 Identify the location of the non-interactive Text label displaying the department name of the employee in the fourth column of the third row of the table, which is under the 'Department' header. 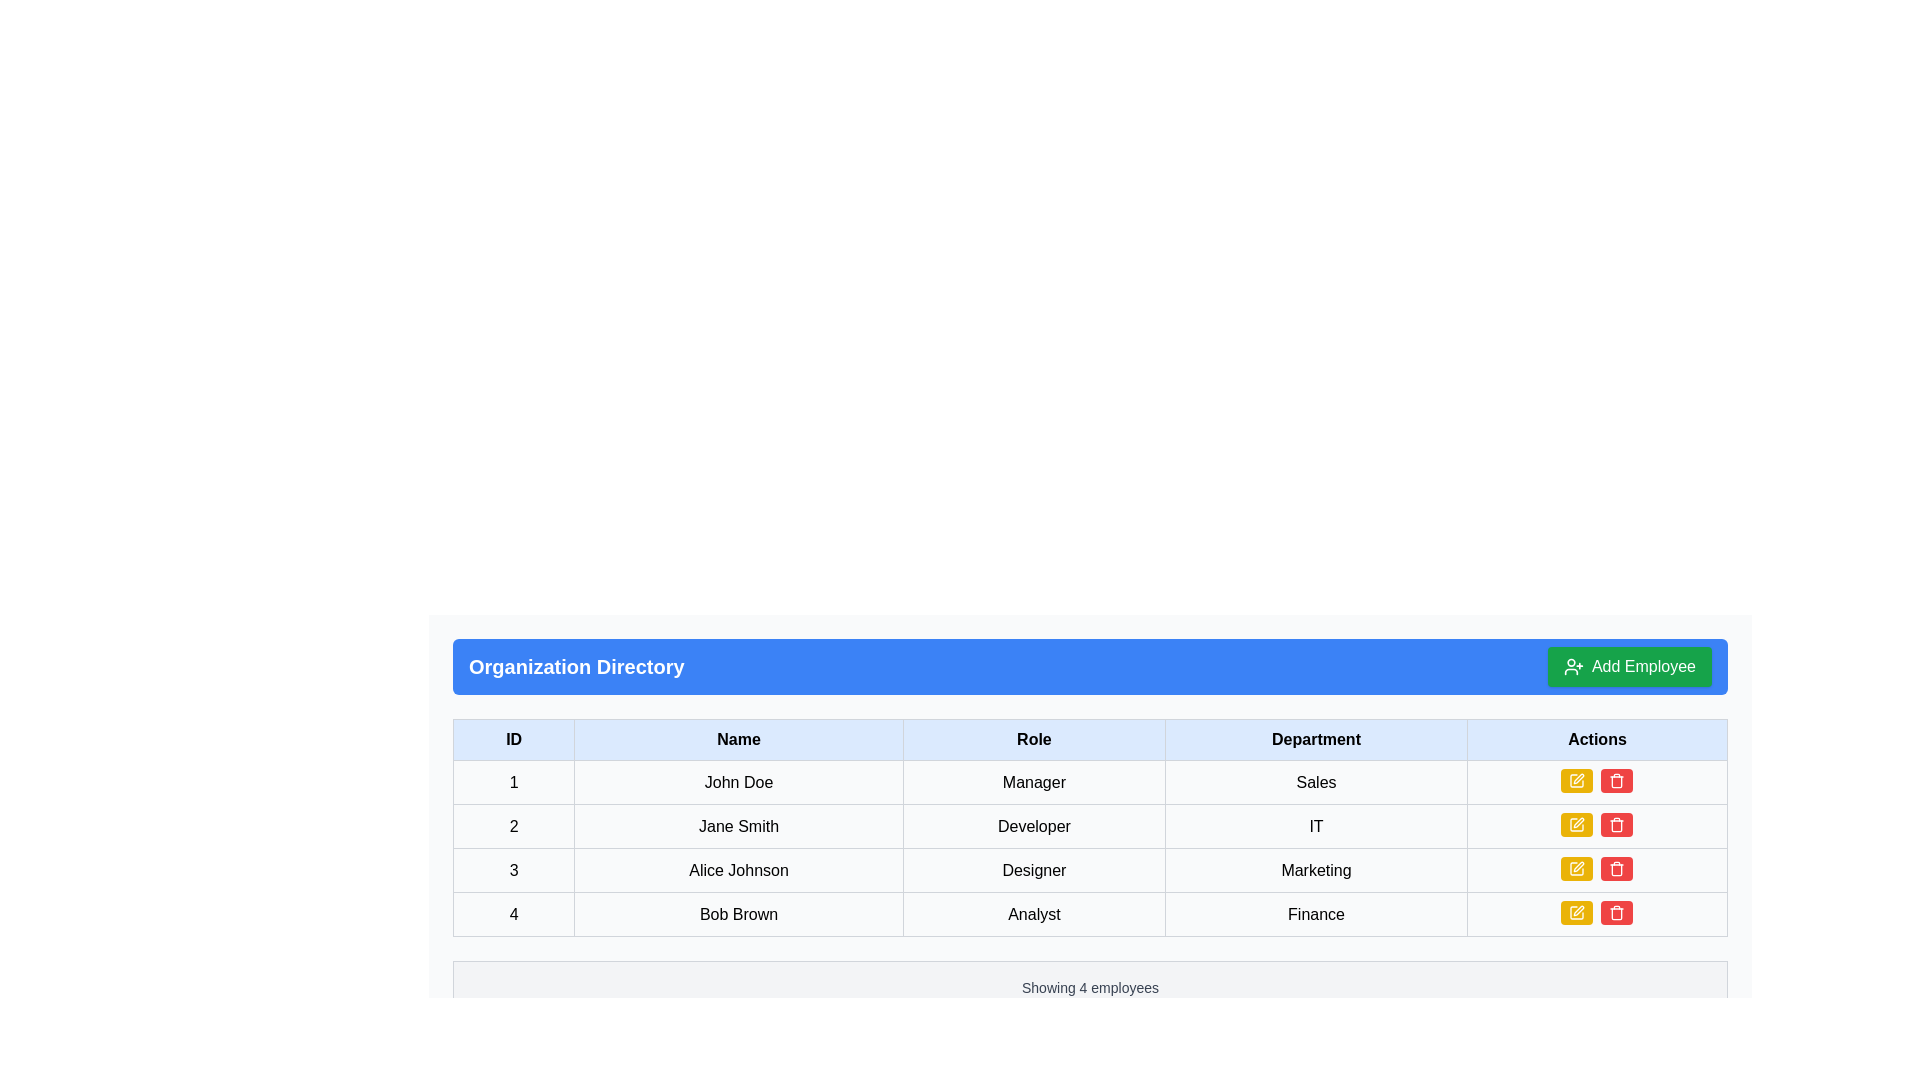
(1316, 869).